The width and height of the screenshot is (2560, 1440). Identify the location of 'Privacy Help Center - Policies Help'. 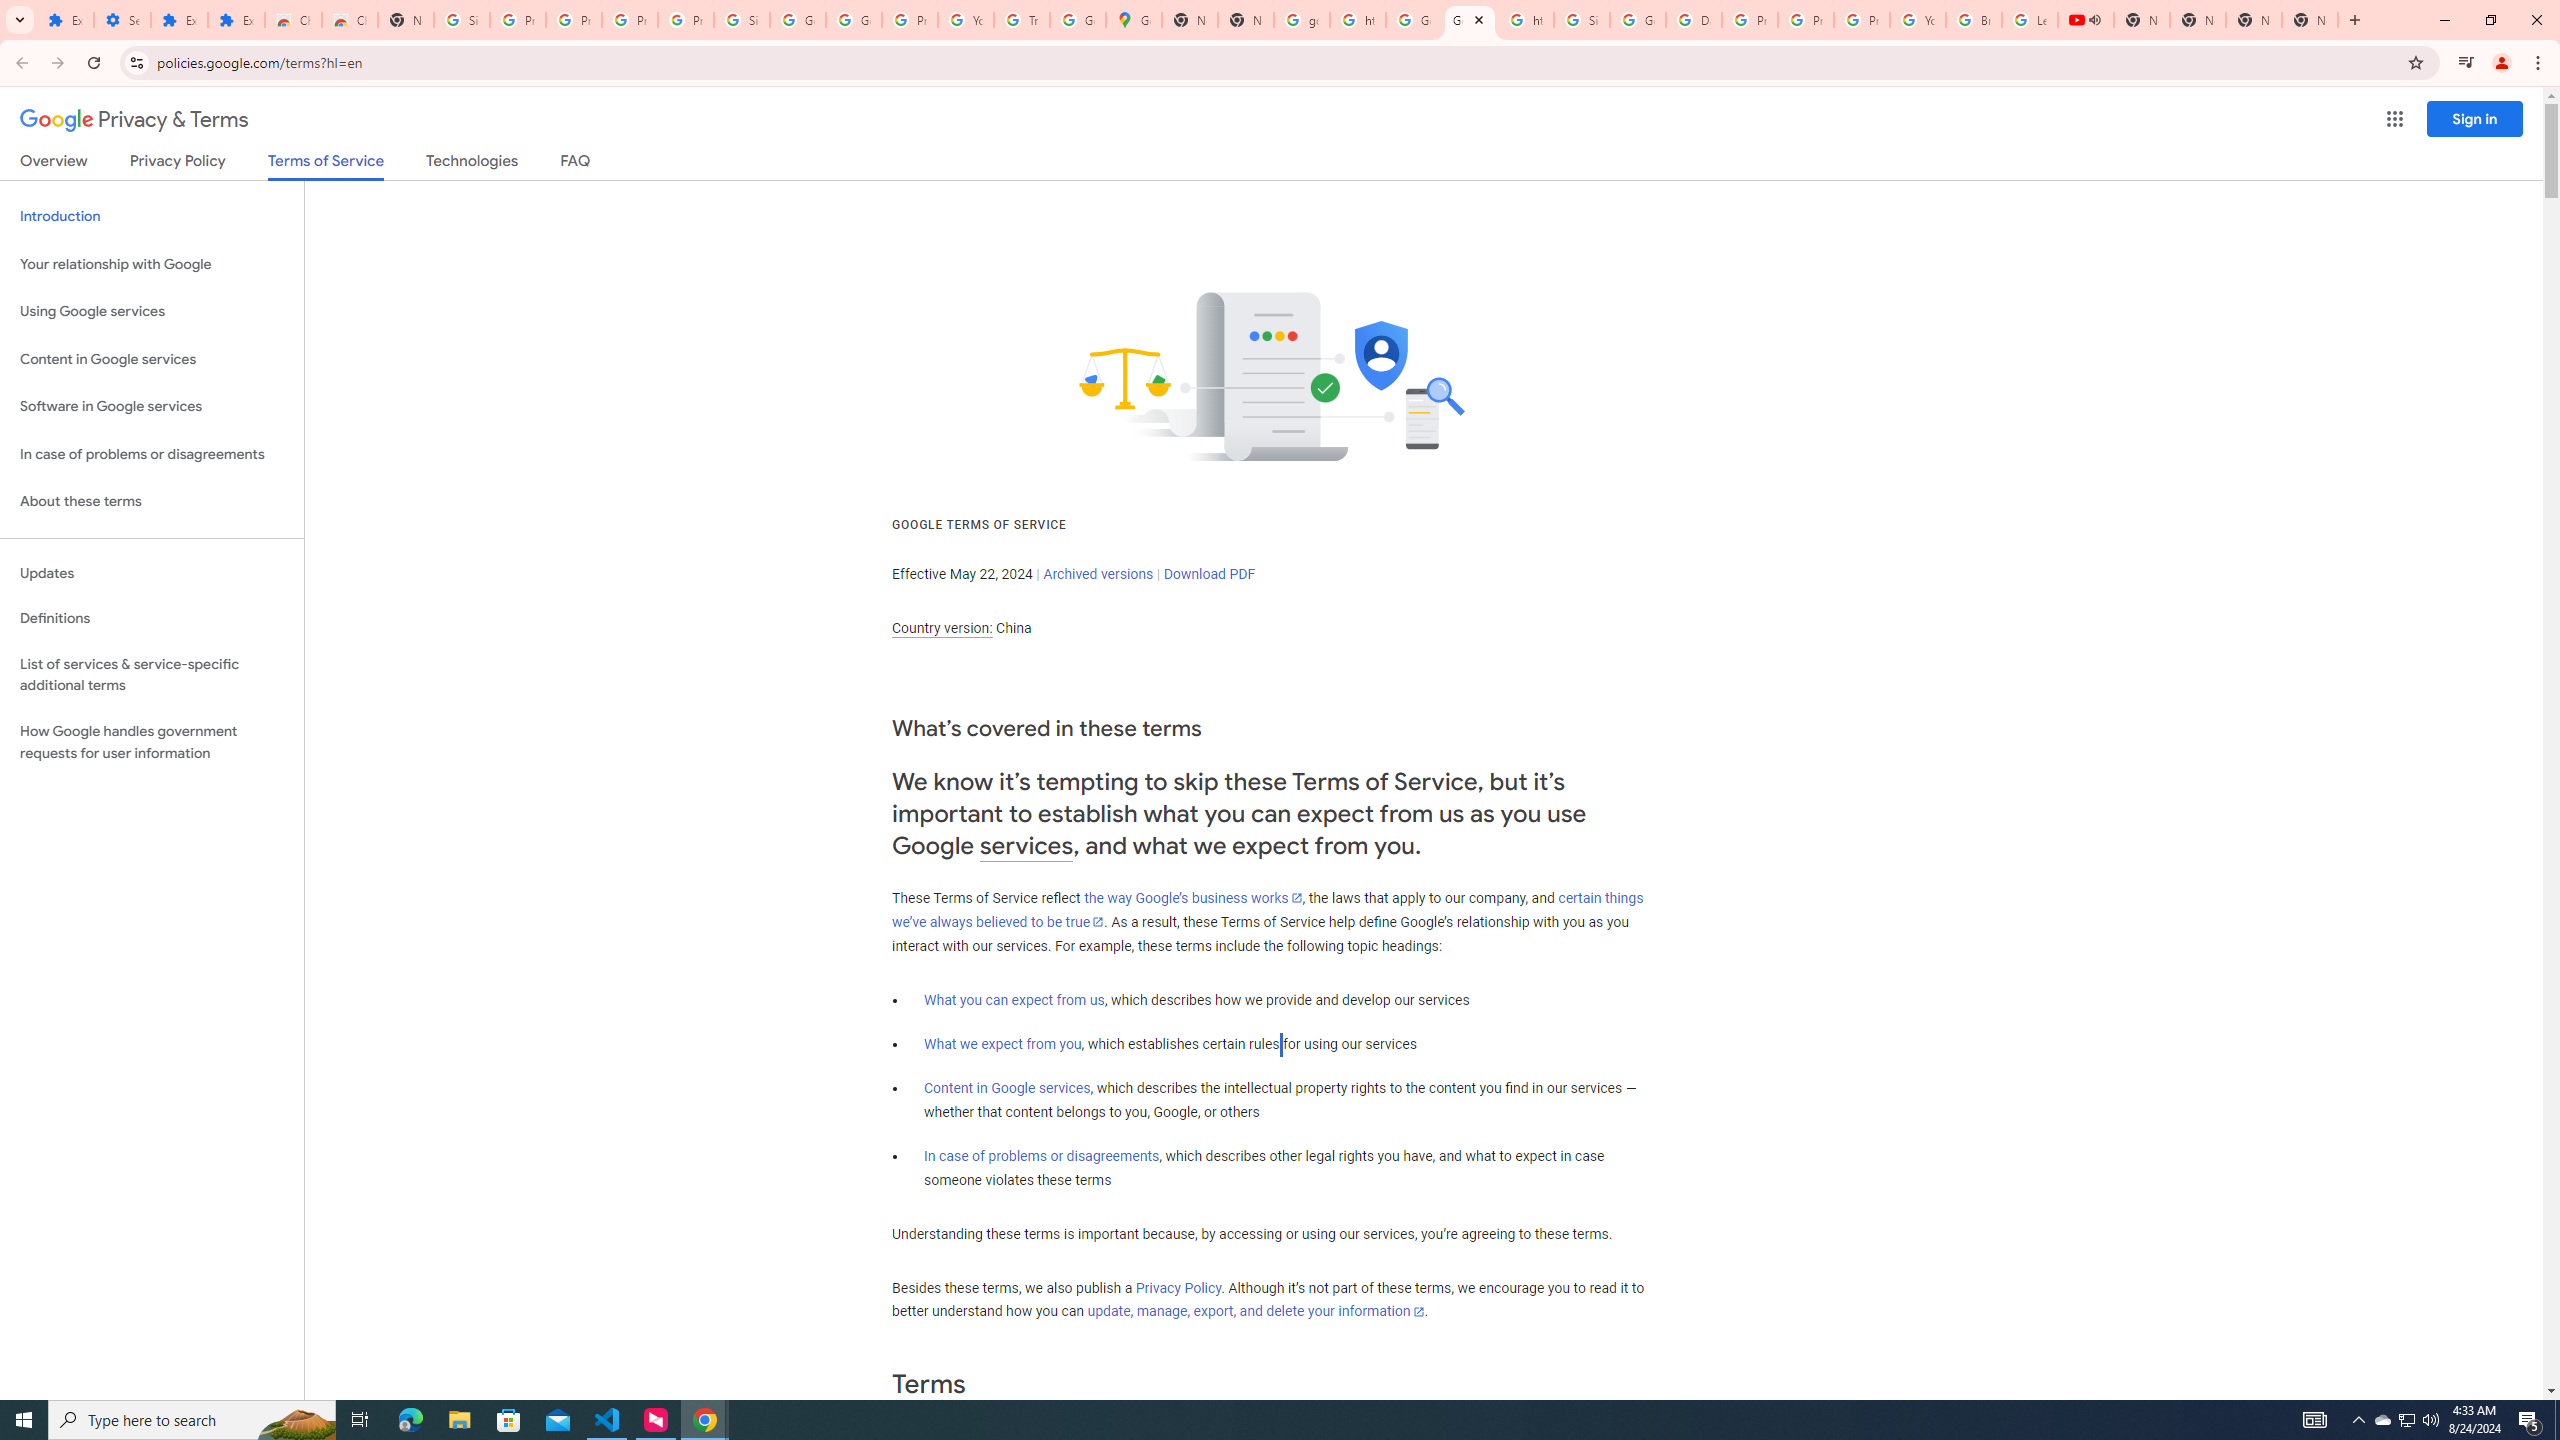
(1805, 19).